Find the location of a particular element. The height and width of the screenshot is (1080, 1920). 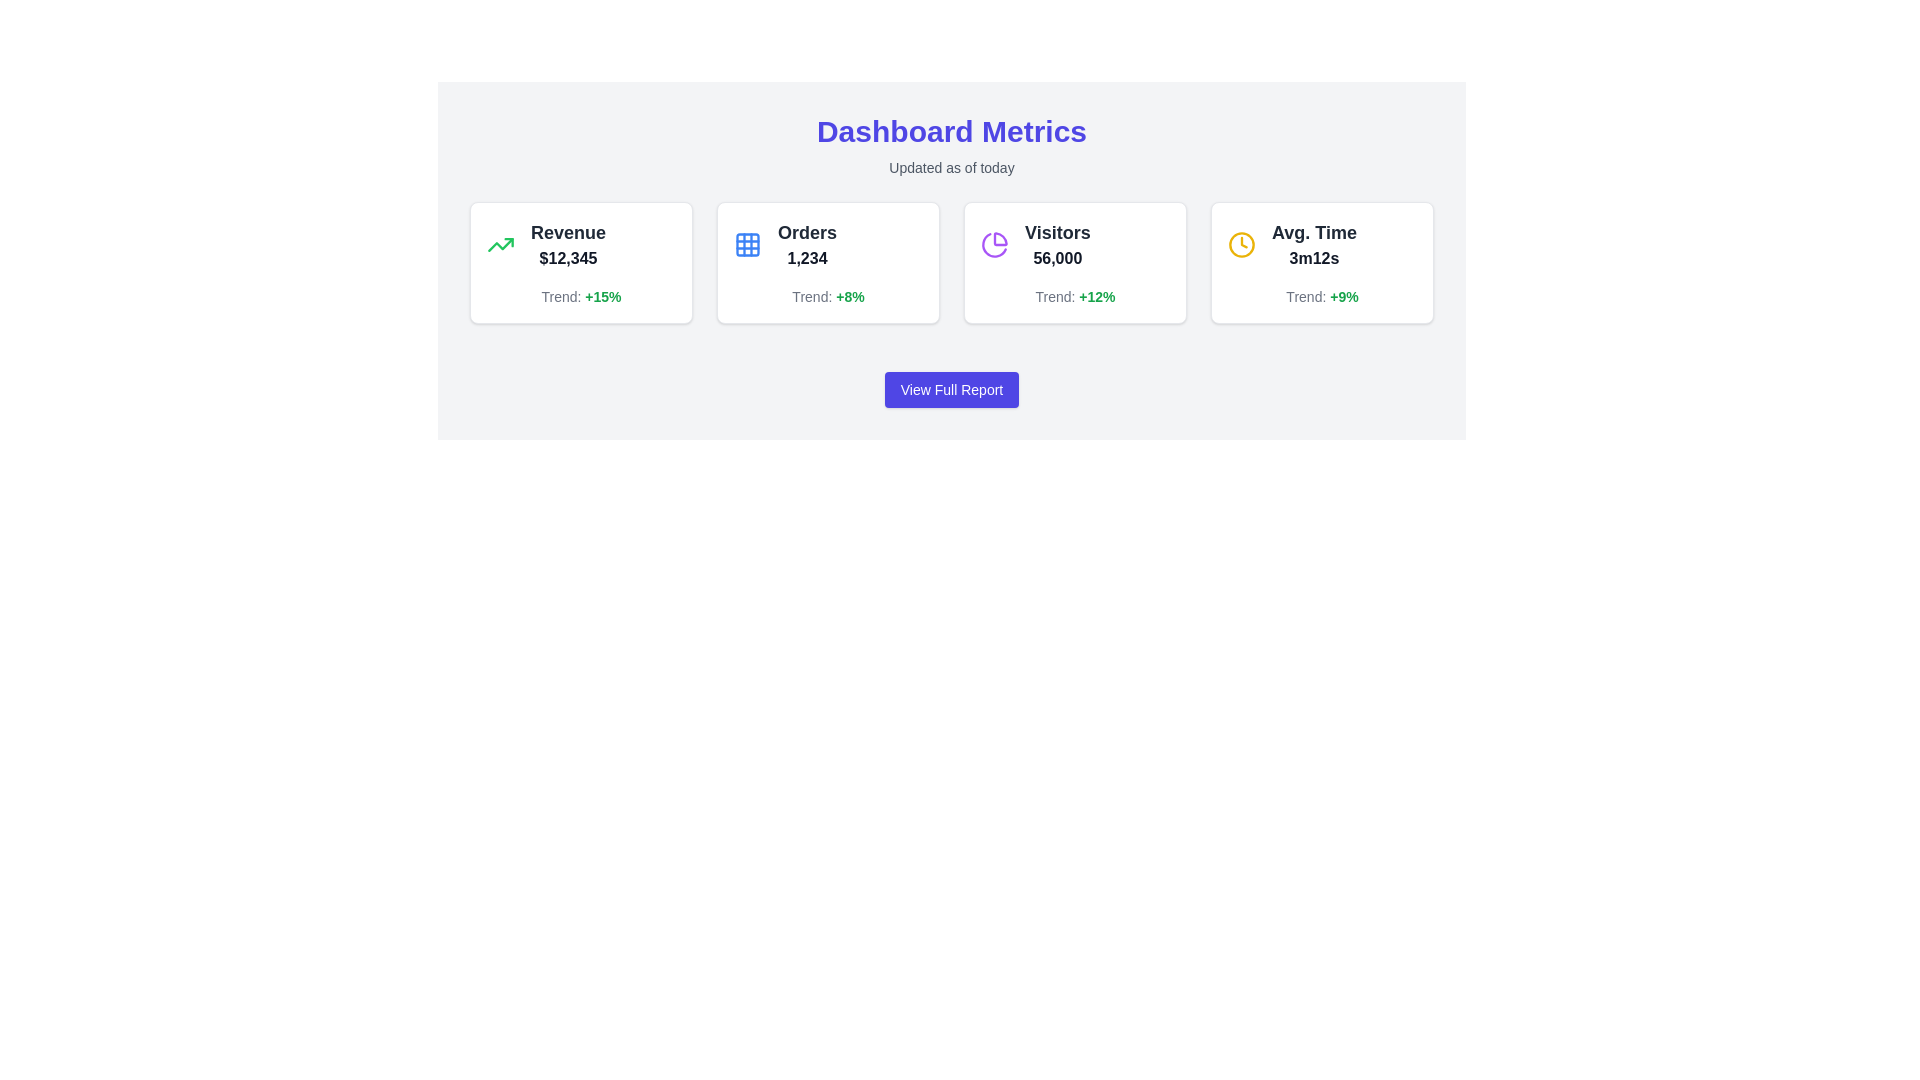

text label displaying 'Trend: +9%' located in the fourth dashboard card from the left, positioned near the bottom of the card below the main metric value is located at coordinates (1322, 297).